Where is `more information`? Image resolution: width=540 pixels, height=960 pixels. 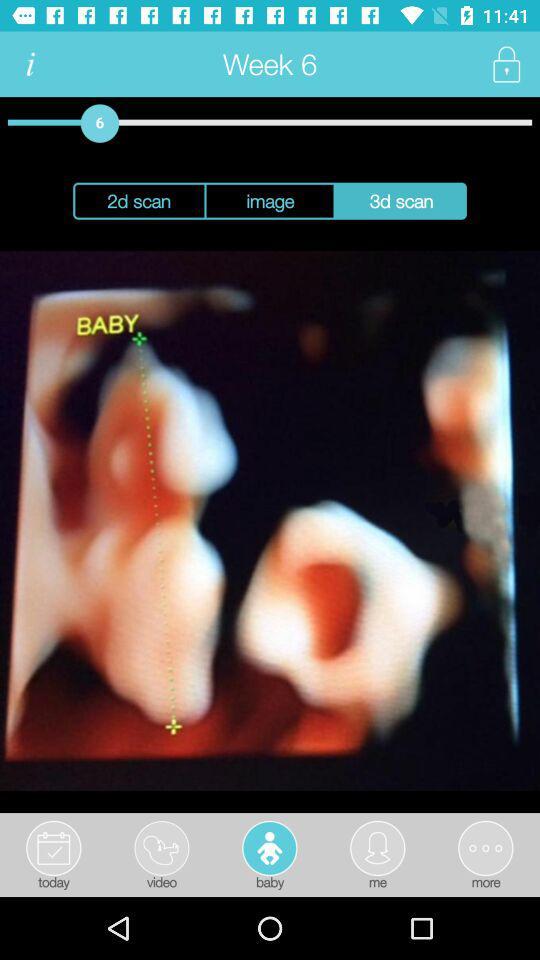 more information is located at coordinates (29, 64).